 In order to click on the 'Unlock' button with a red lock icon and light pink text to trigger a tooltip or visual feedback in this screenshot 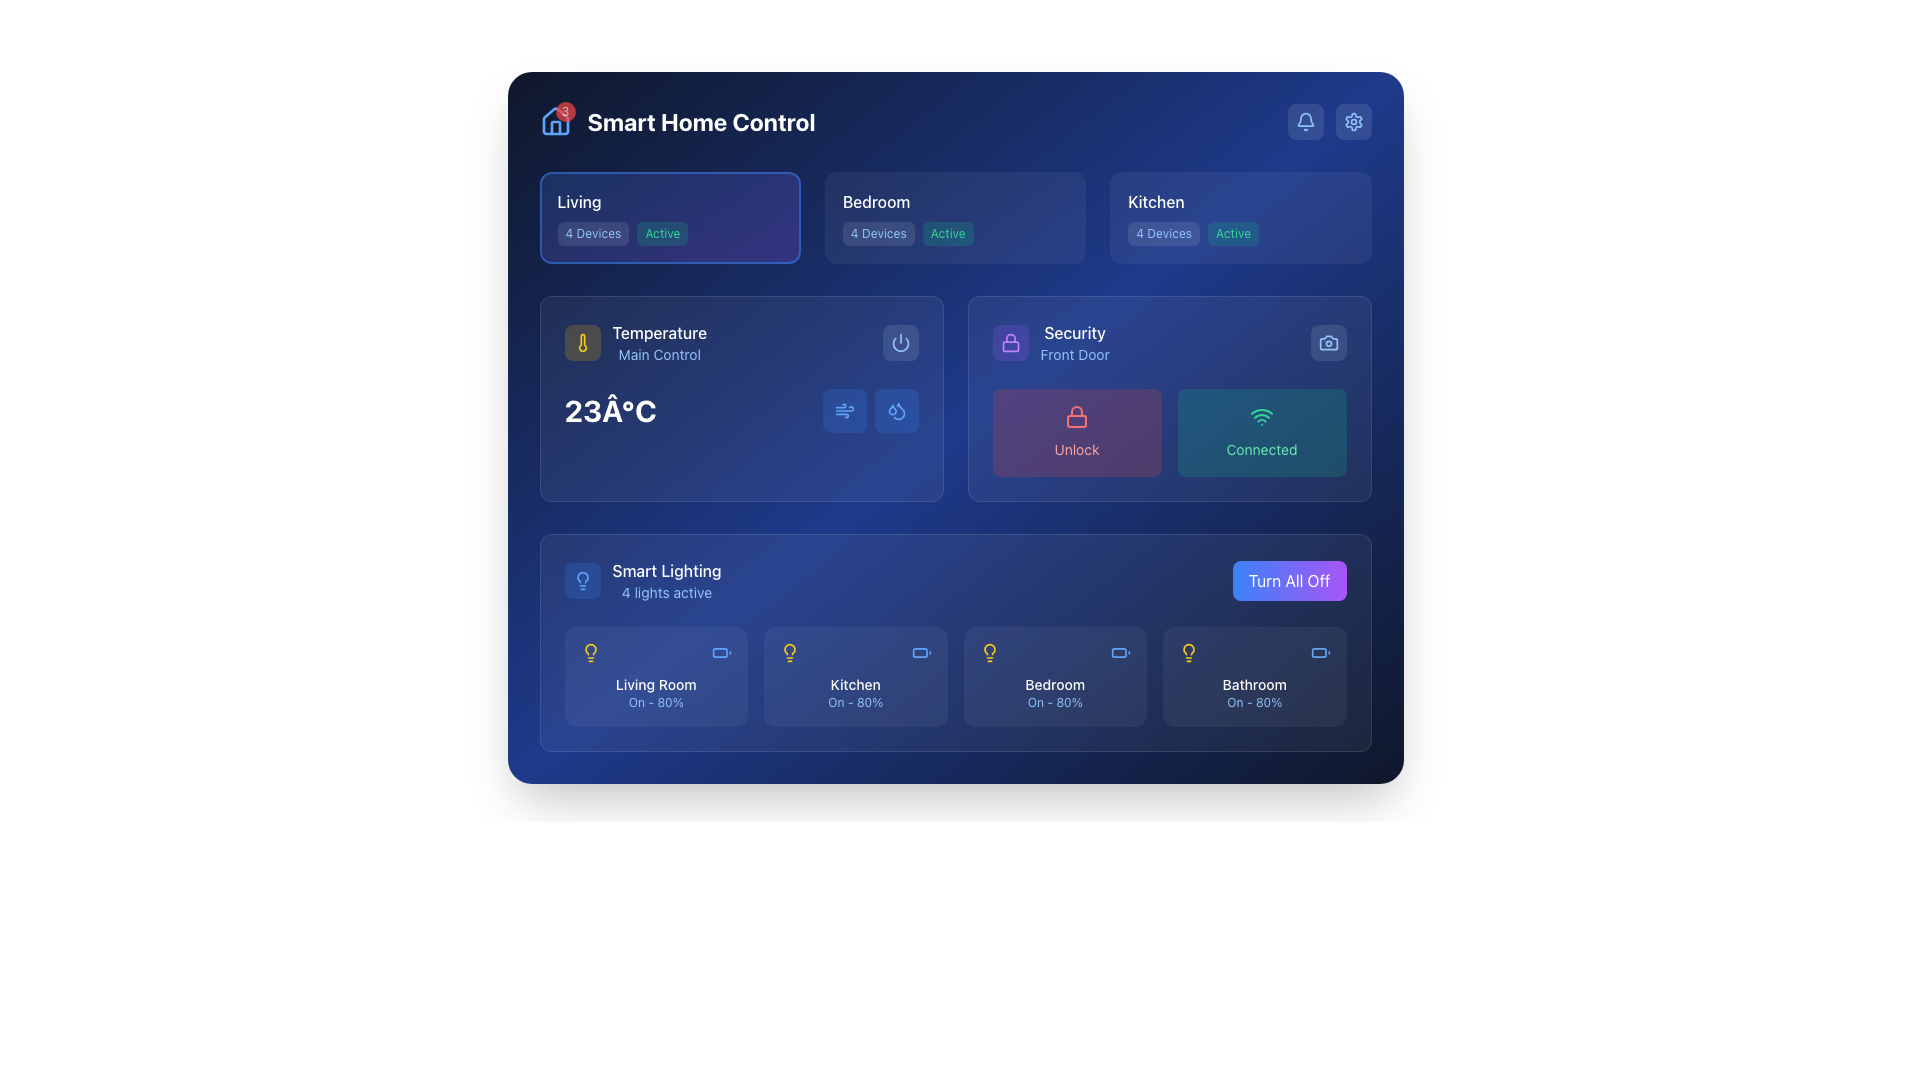, I will do `click(1075, 431)`.